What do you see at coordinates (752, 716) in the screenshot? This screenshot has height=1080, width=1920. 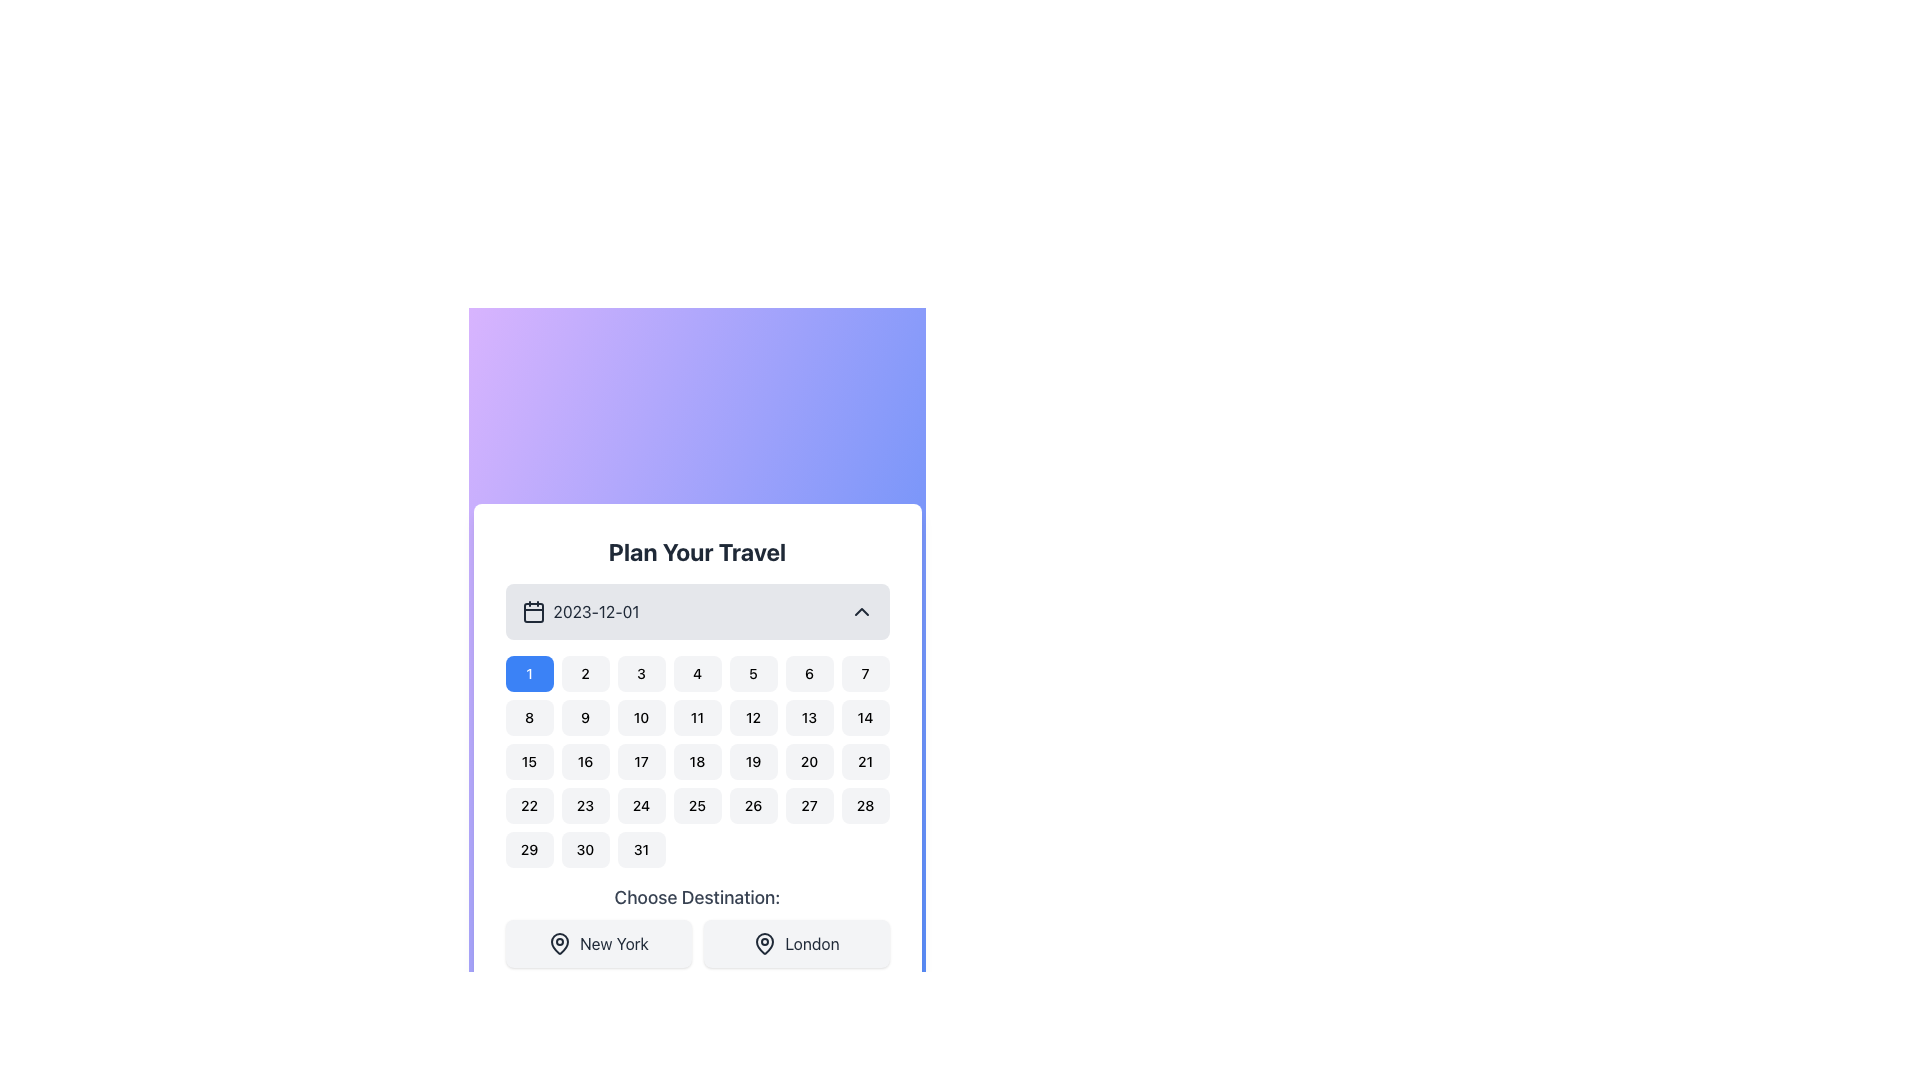 I see `the button that allows the user to select the date '12' within the calendar component located in the second row and fifth column of the grid layout` at bounding box center [752, 716].